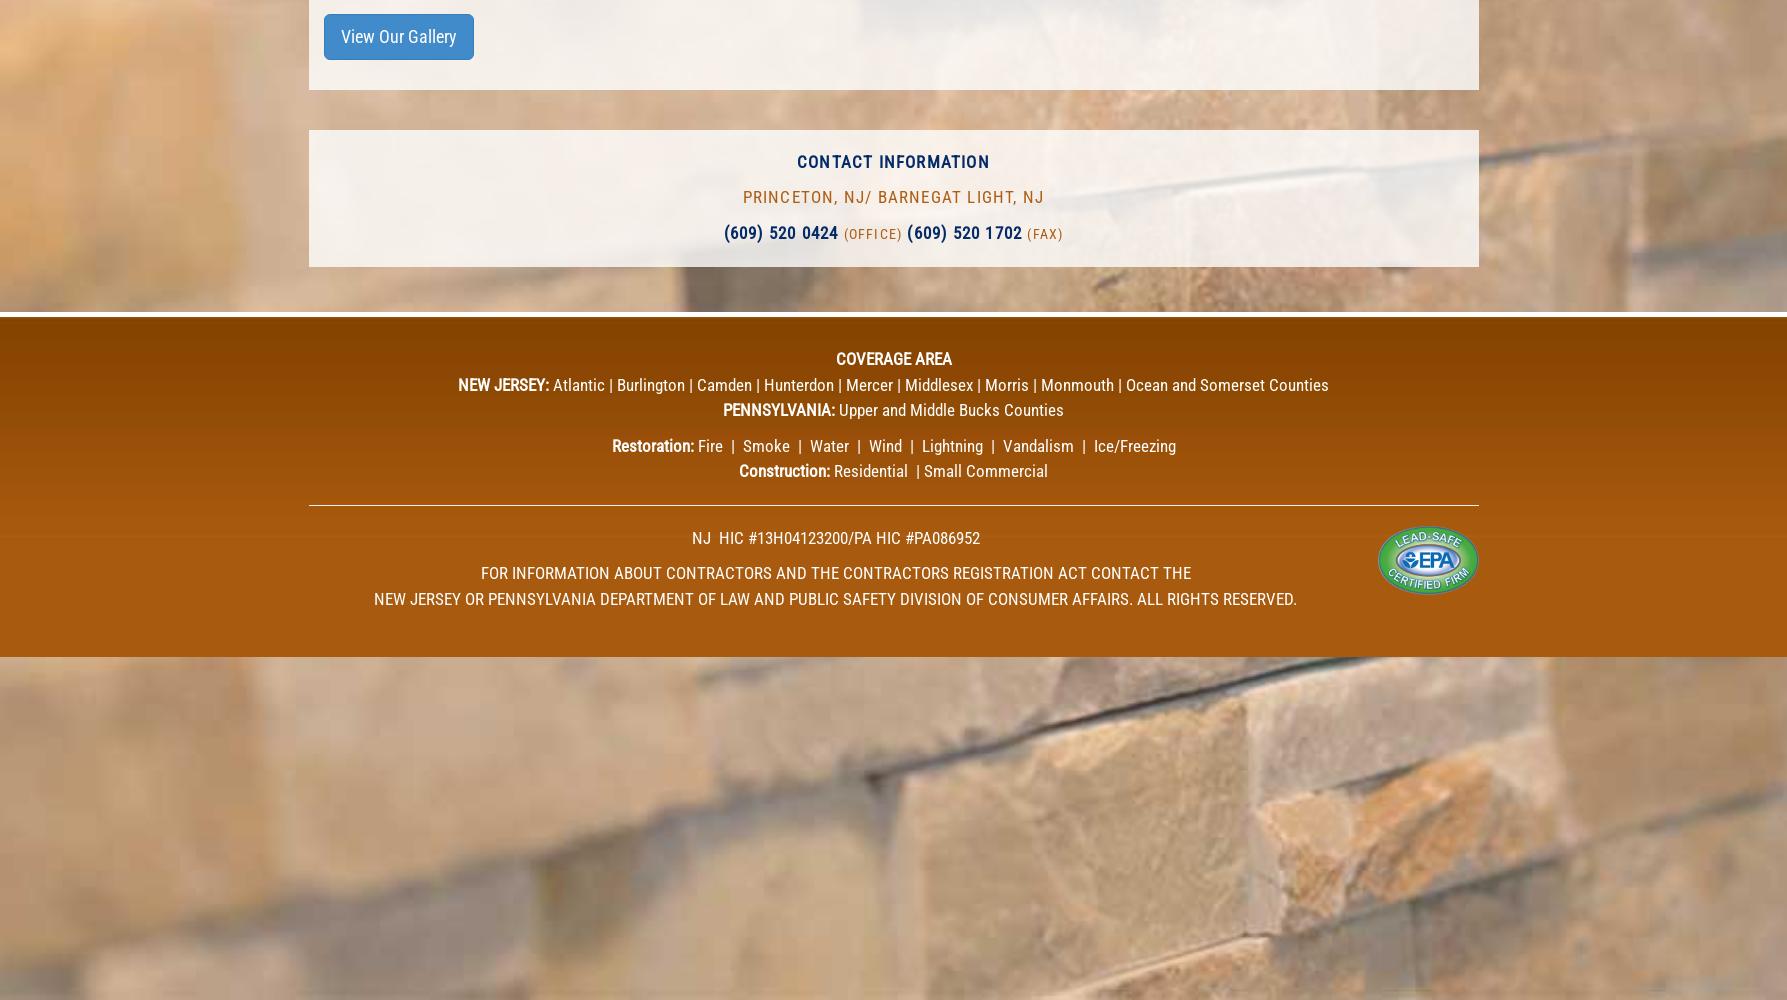 This screenshot has width=1787, height=1000. What do you see at coordinates (870, 470) in the screenshot?
I see `'Residential'` at bounding box center [870, 470].